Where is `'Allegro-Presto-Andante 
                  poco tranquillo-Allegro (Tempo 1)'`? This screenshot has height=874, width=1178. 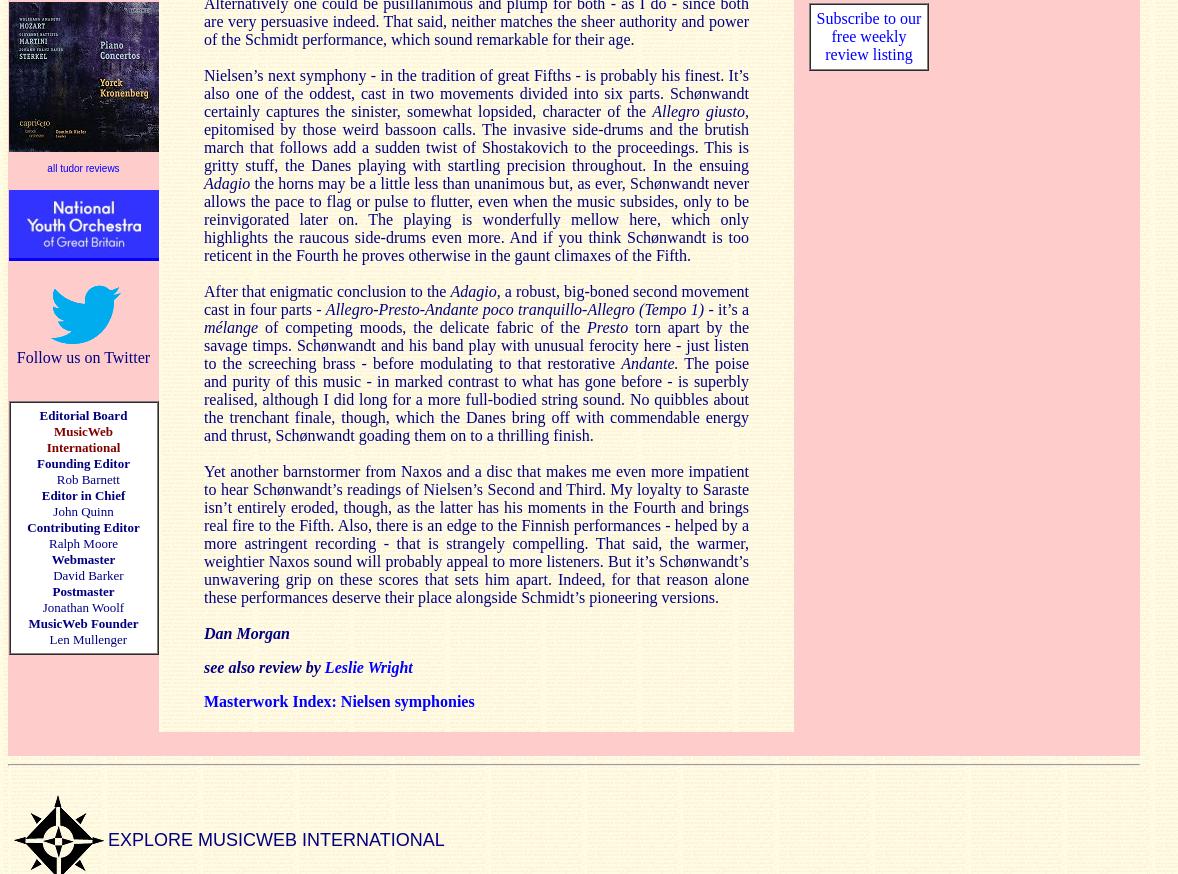 'Allegro-Presto-Andante 
                  poco tranquillo-Allegro (Tempo 1)' is located at coordinates (514, 307).